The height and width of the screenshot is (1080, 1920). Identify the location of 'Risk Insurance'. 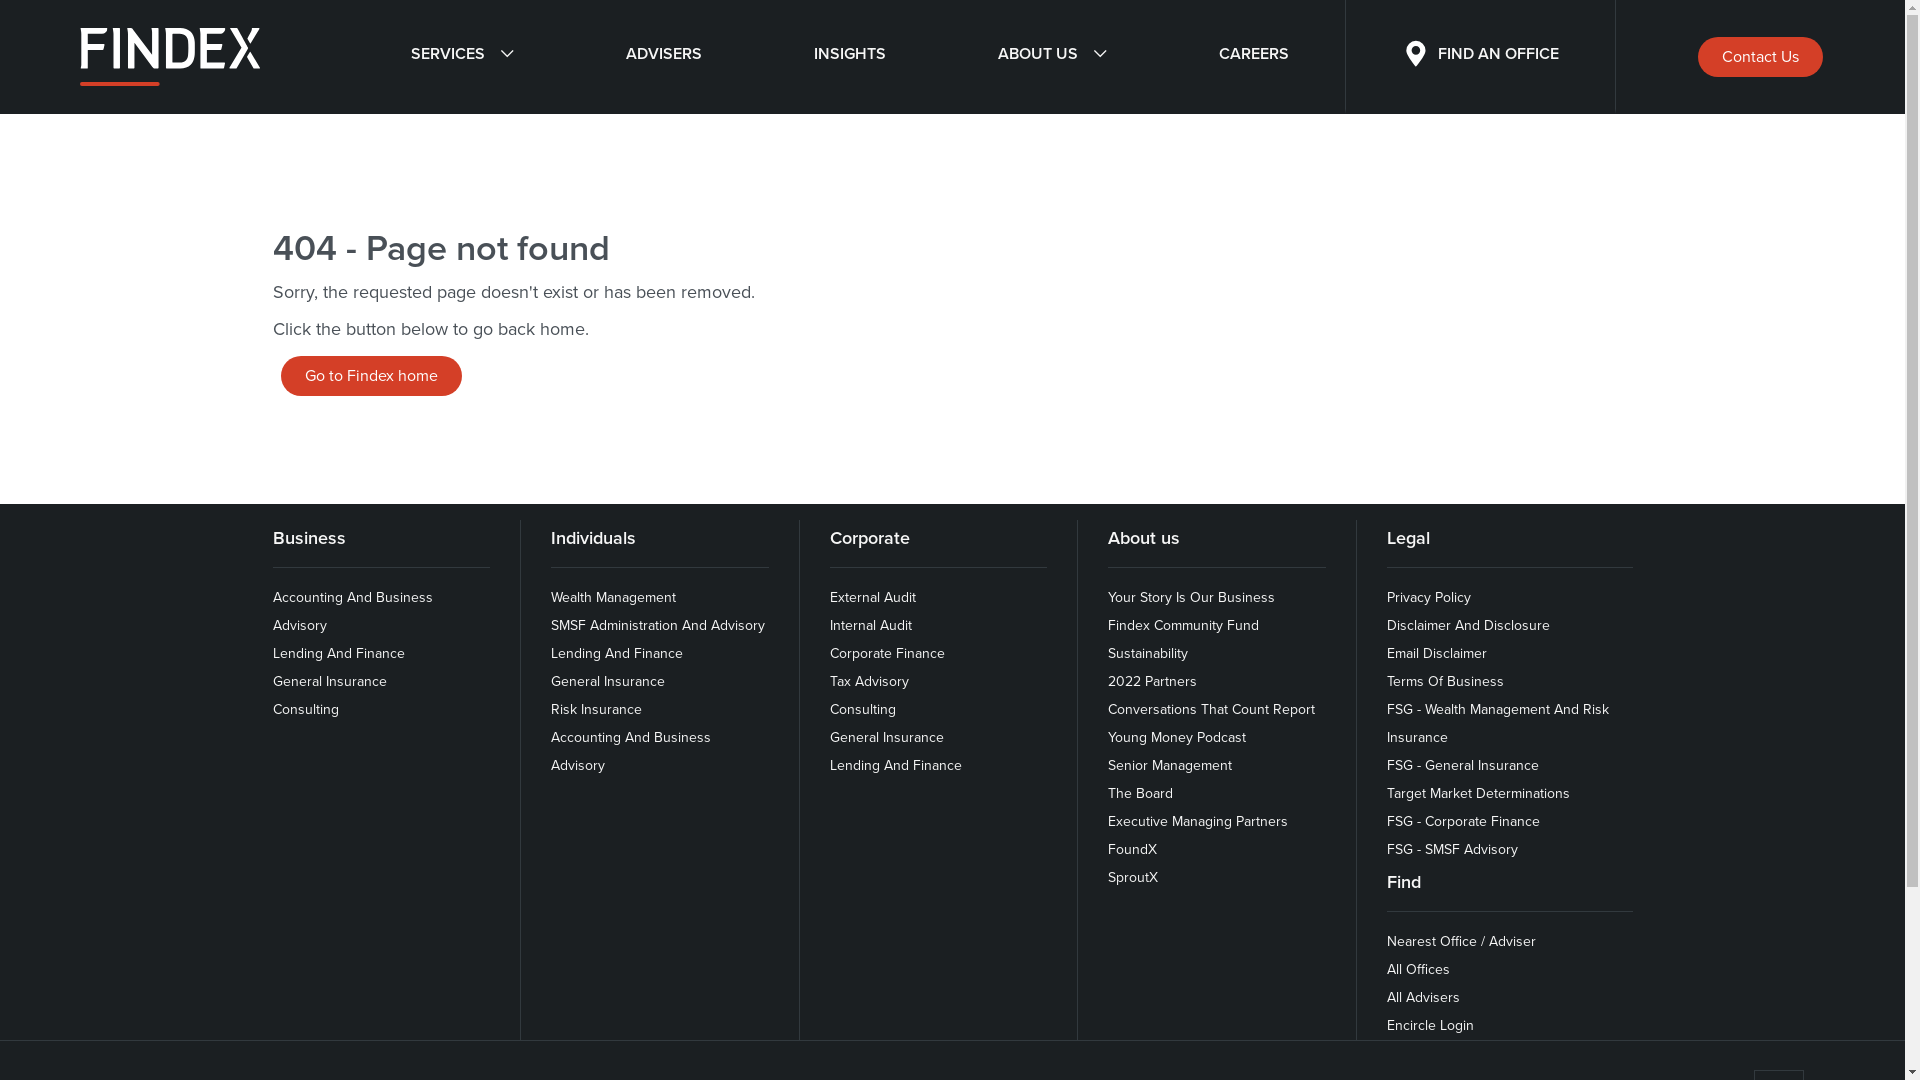
(551, 708).